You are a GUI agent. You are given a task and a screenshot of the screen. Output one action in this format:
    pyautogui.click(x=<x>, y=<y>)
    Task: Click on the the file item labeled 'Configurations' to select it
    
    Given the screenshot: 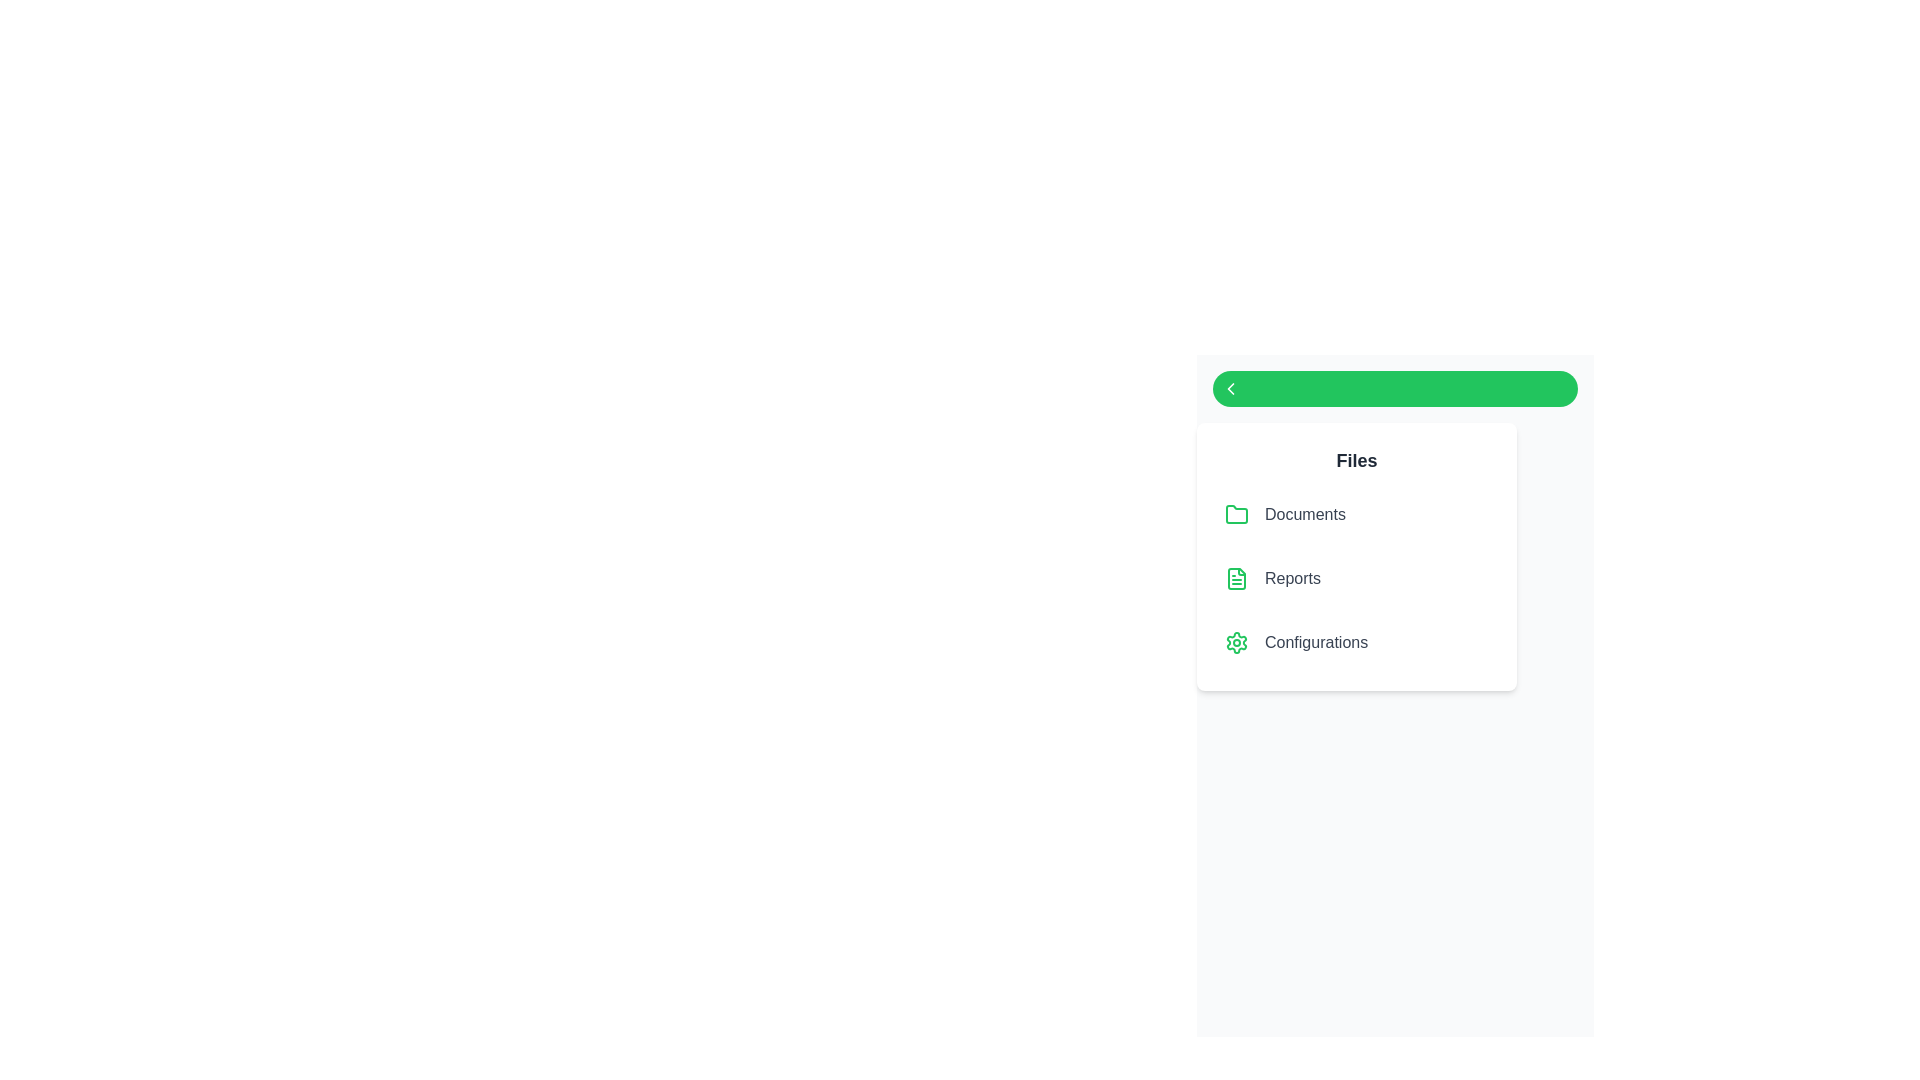 What is the action you would take?
    pyautogui.click(x=1357, y=643)
    